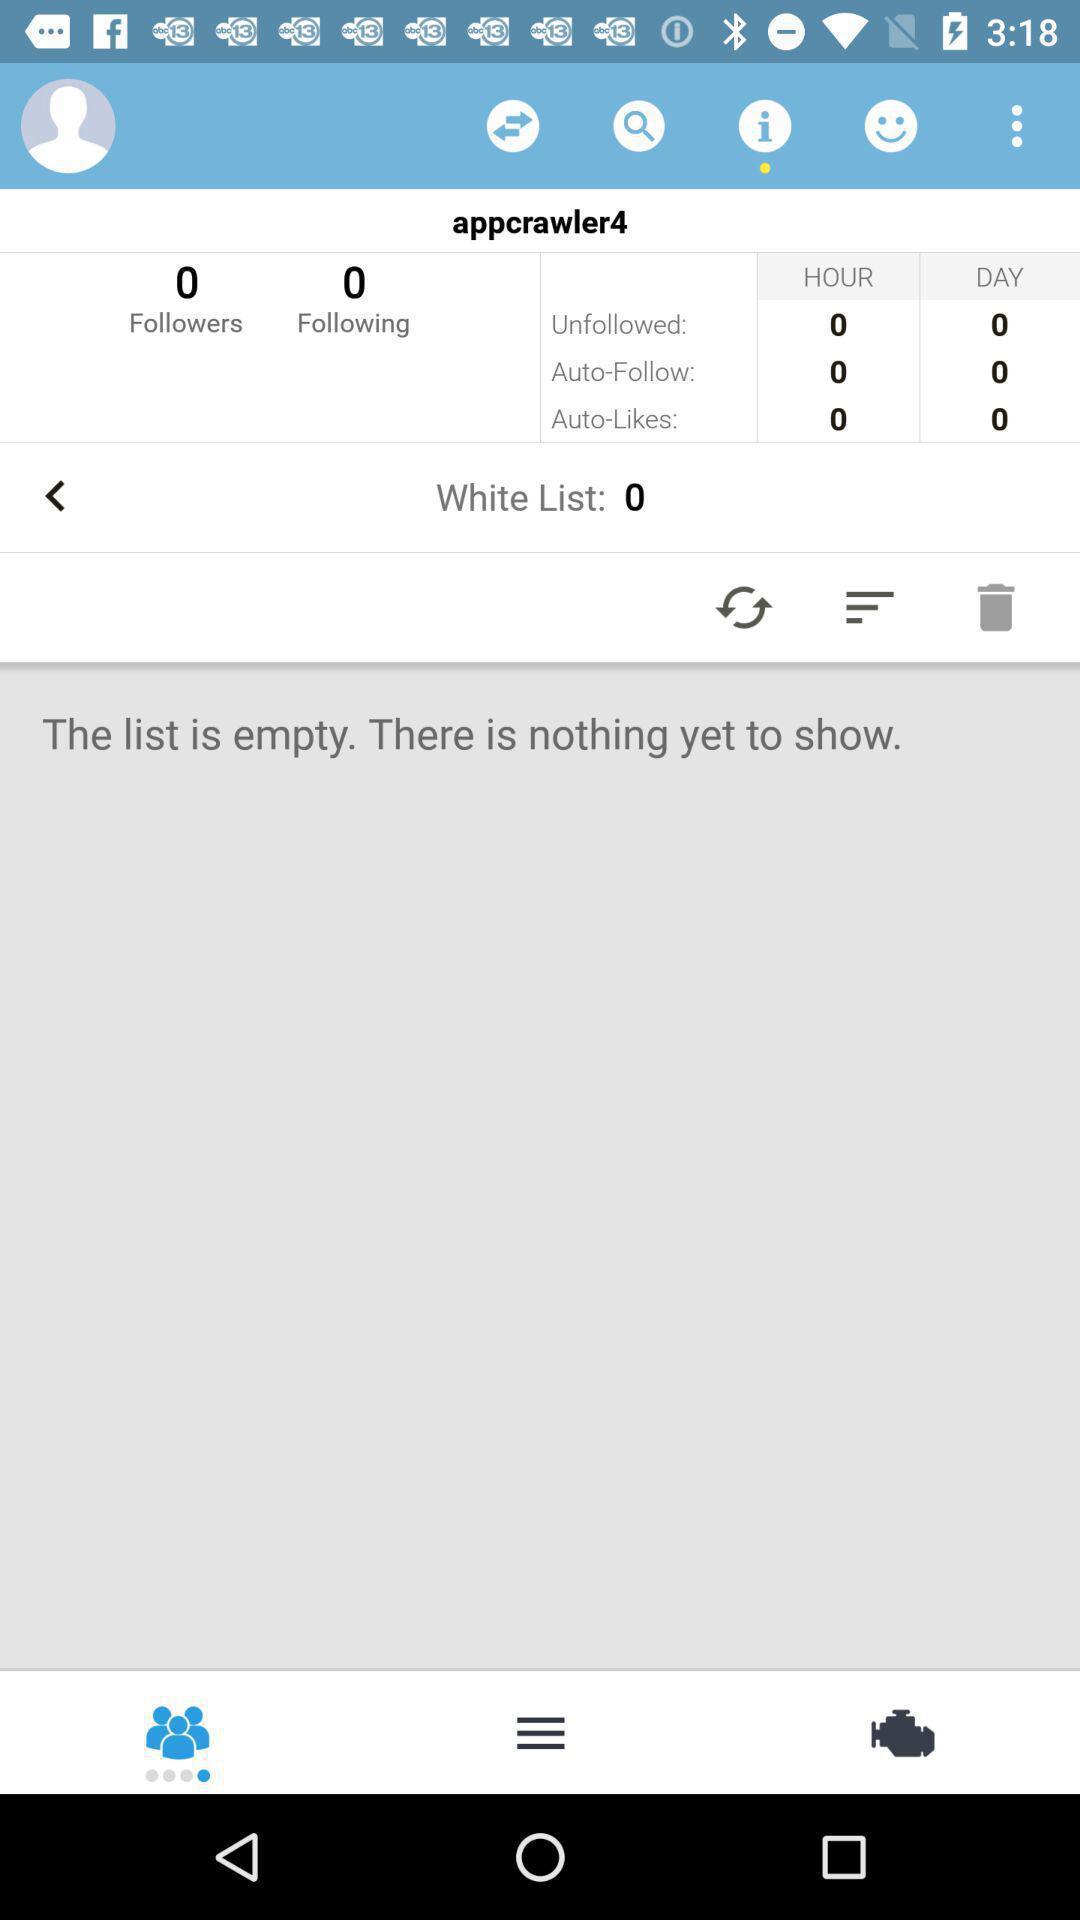 The image size is (1080, 1920). What do you see at coordinates (54, 496) in the screenshot?
I see `the arrow_backward icon` at bounding box center [54, 496].